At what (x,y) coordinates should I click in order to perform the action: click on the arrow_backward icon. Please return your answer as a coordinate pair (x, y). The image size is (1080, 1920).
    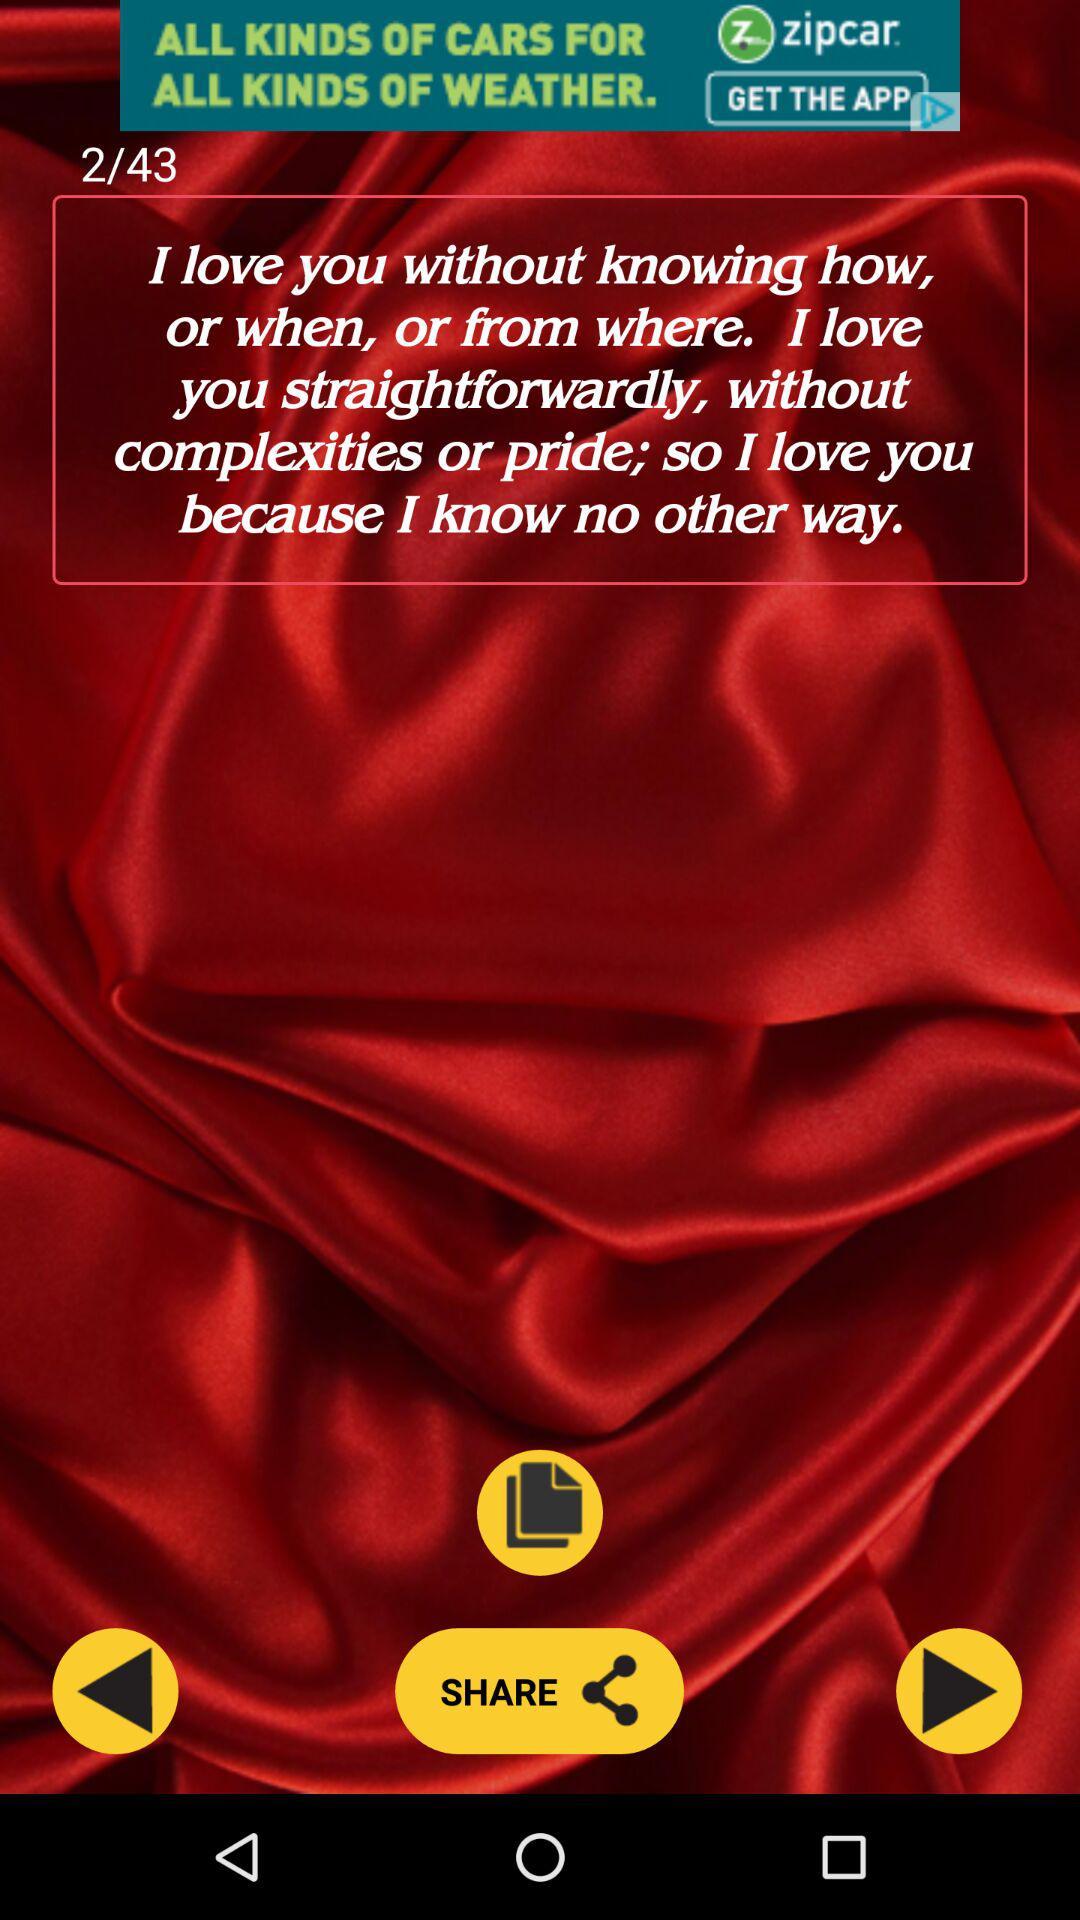
    Looking at the image, I should click on (115, 1809).